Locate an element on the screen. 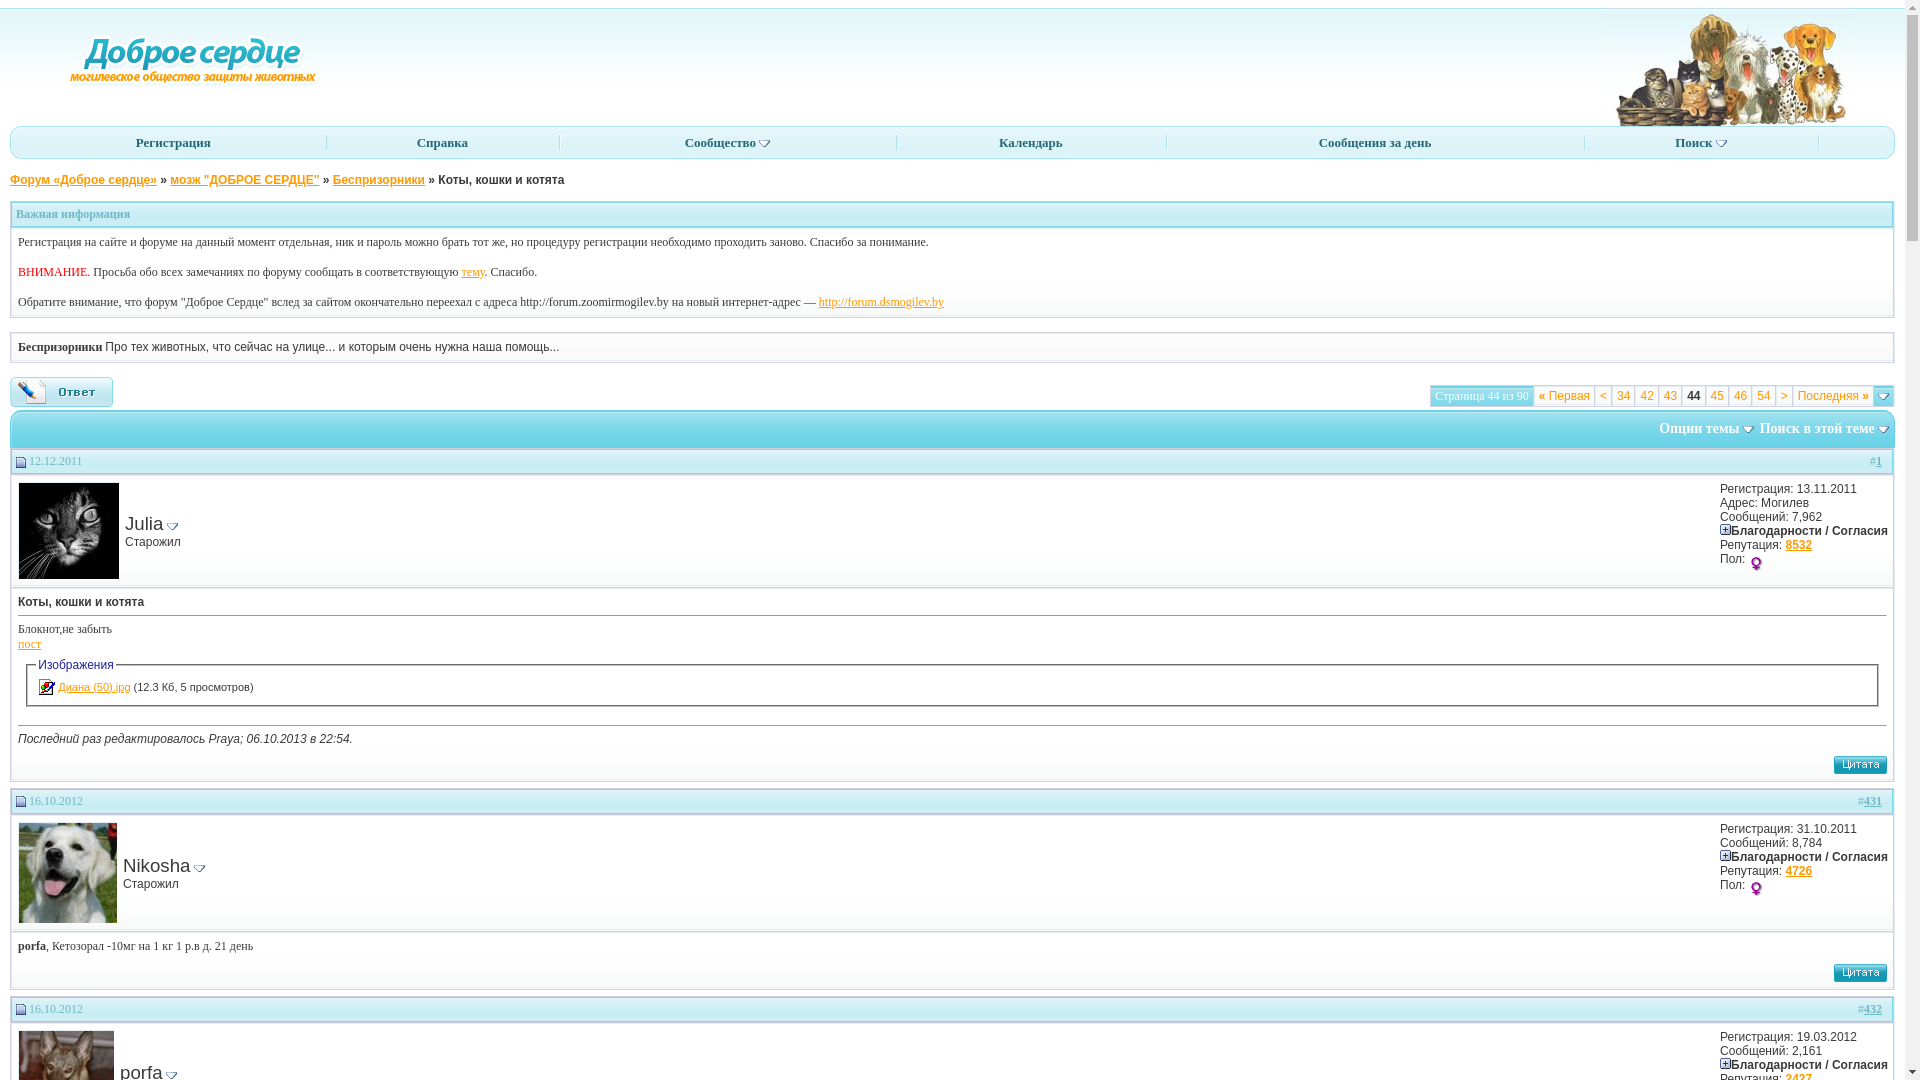  '4726' is located at coordinates (1798, 870).